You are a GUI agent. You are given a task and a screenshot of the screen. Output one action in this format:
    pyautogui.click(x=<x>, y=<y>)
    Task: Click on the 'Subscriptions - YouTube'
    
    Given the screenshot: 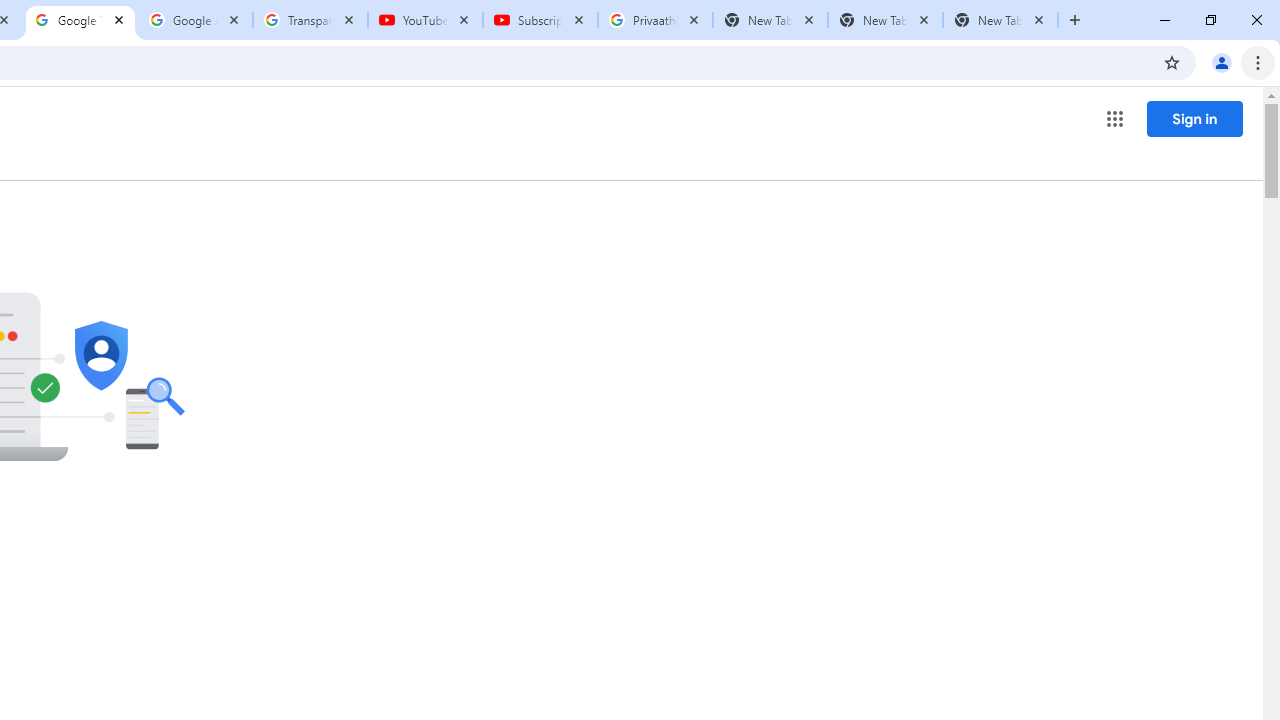 What is the action you would take?
    pyautogui.click(x=540, y=20)
    